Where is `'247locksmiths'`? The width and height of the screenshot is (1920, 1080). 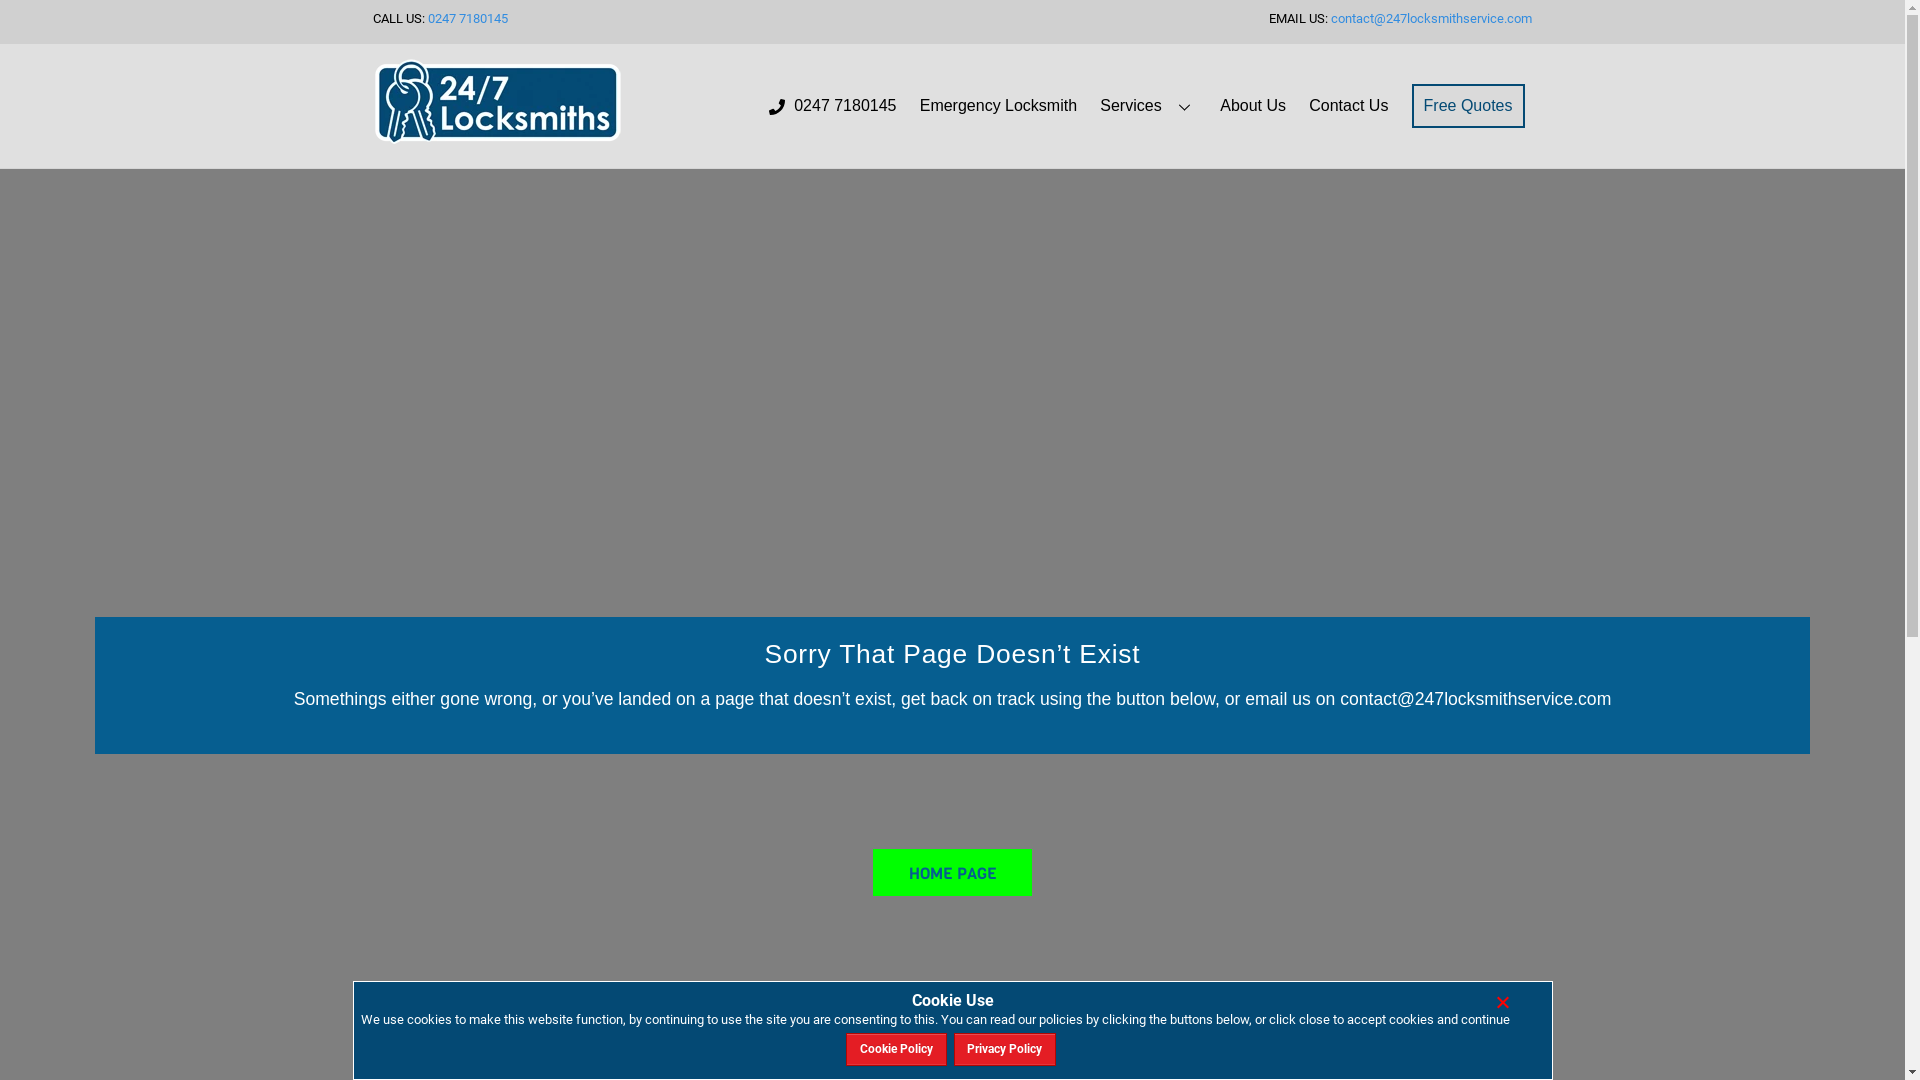
'247locksmiths' is located at coordinates (497, 102).